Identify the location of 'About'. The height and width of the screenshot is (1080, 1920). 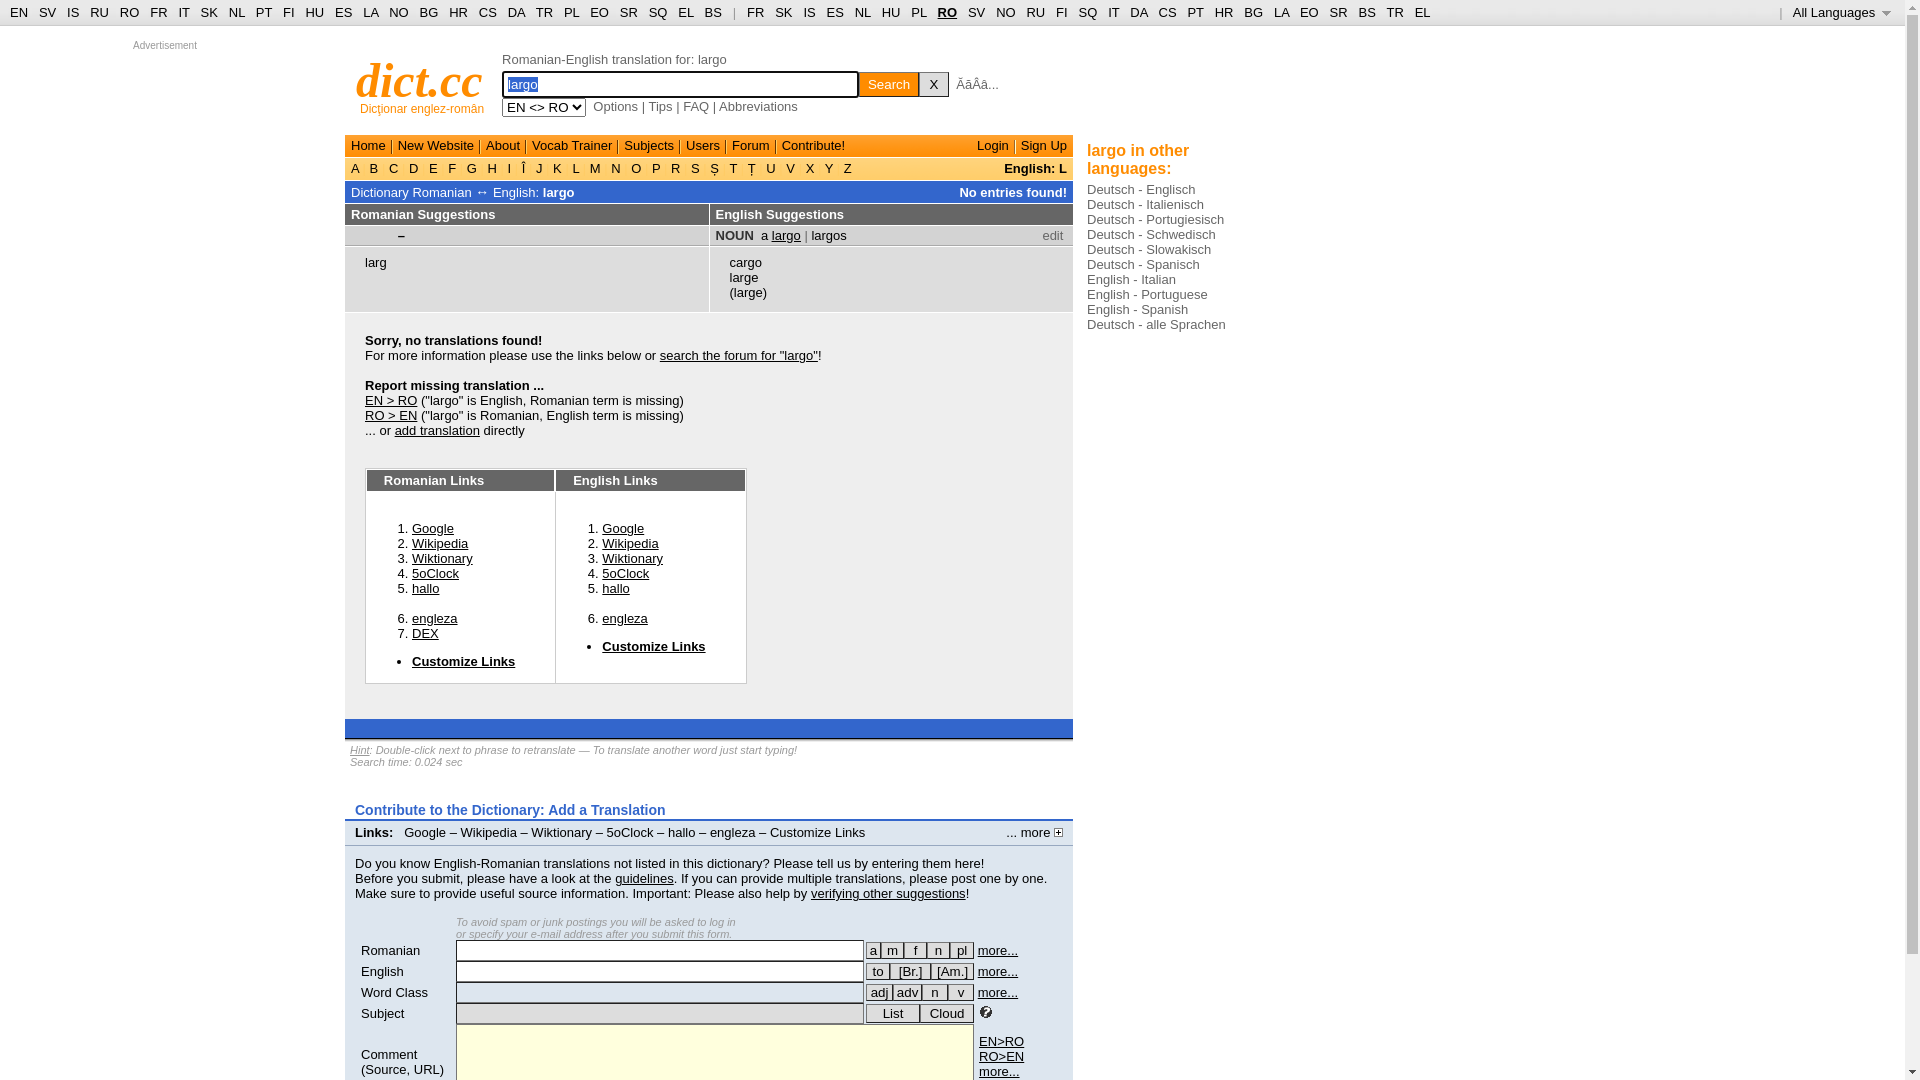
(503, 144).